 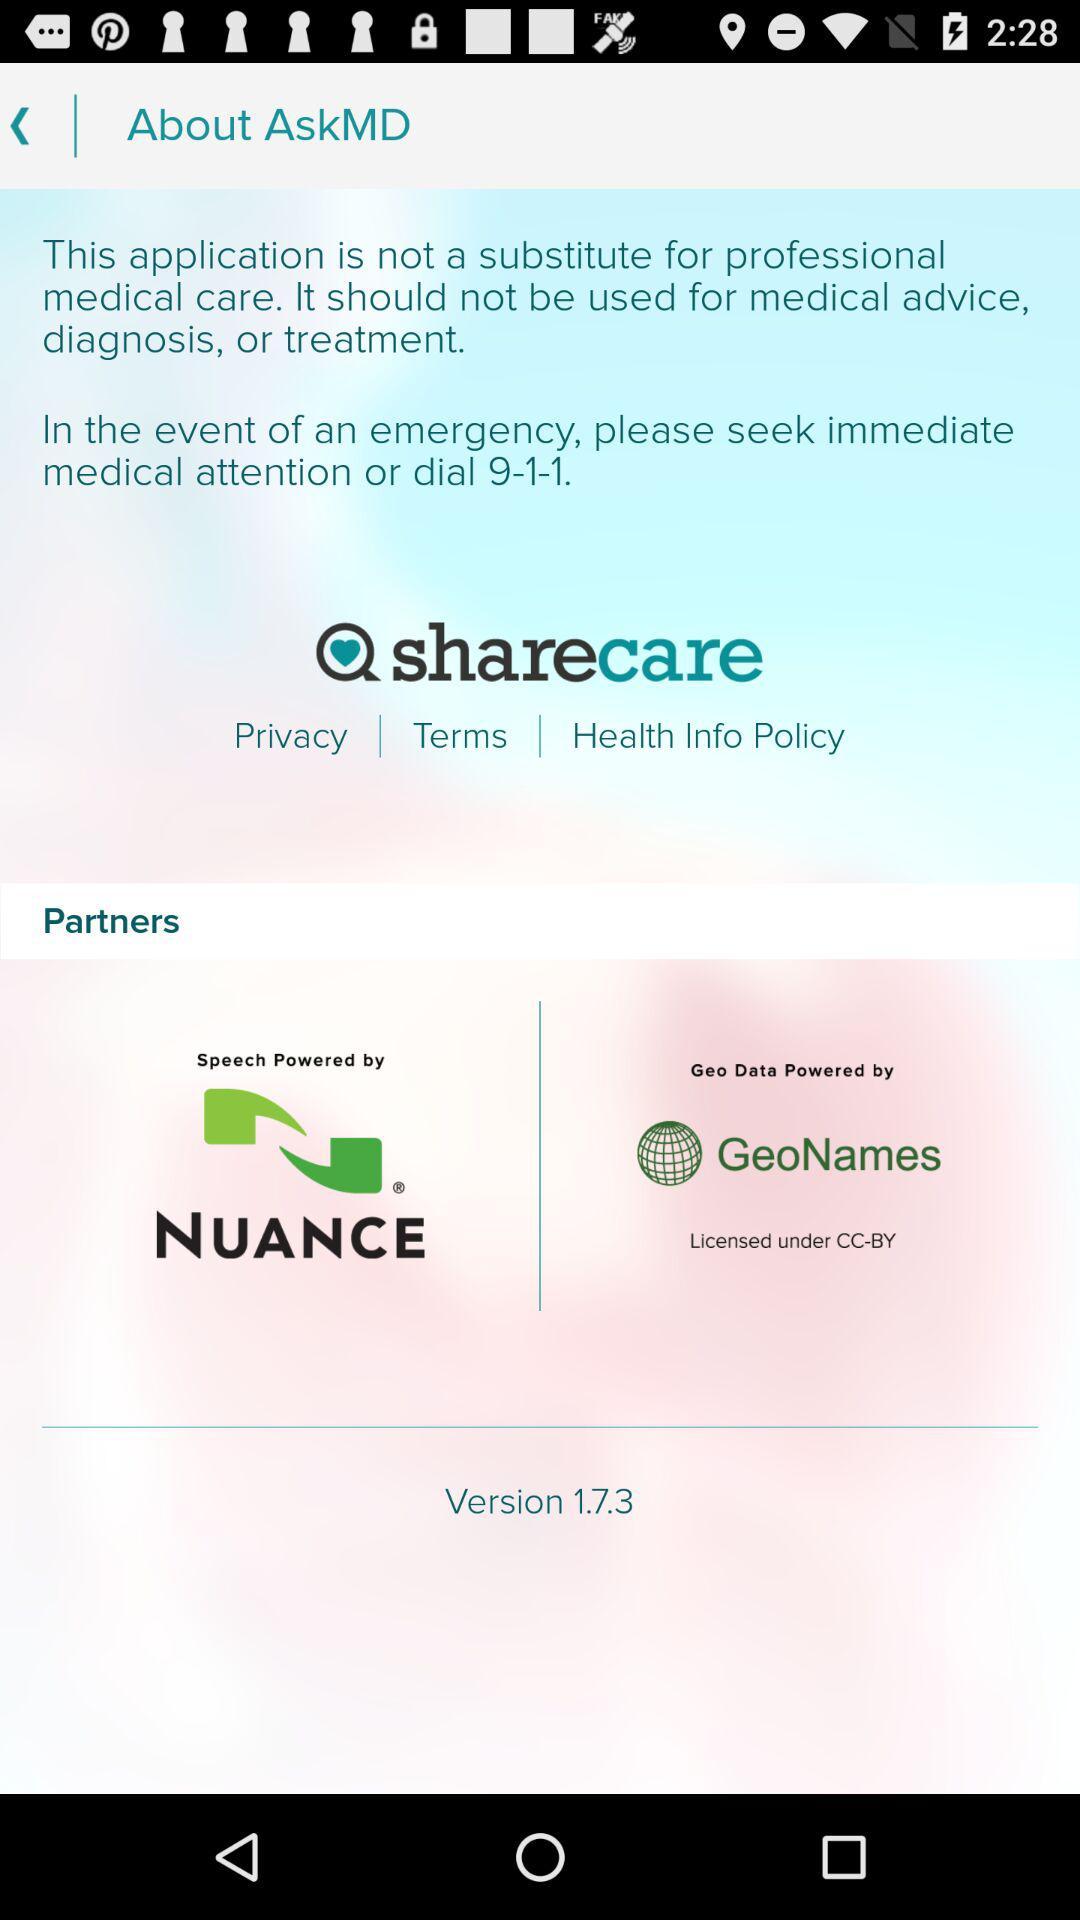 What do you see at coordinates (290, 735) in the screenshot?
I see `the text which says privacy` at bounding box center [290, 735].